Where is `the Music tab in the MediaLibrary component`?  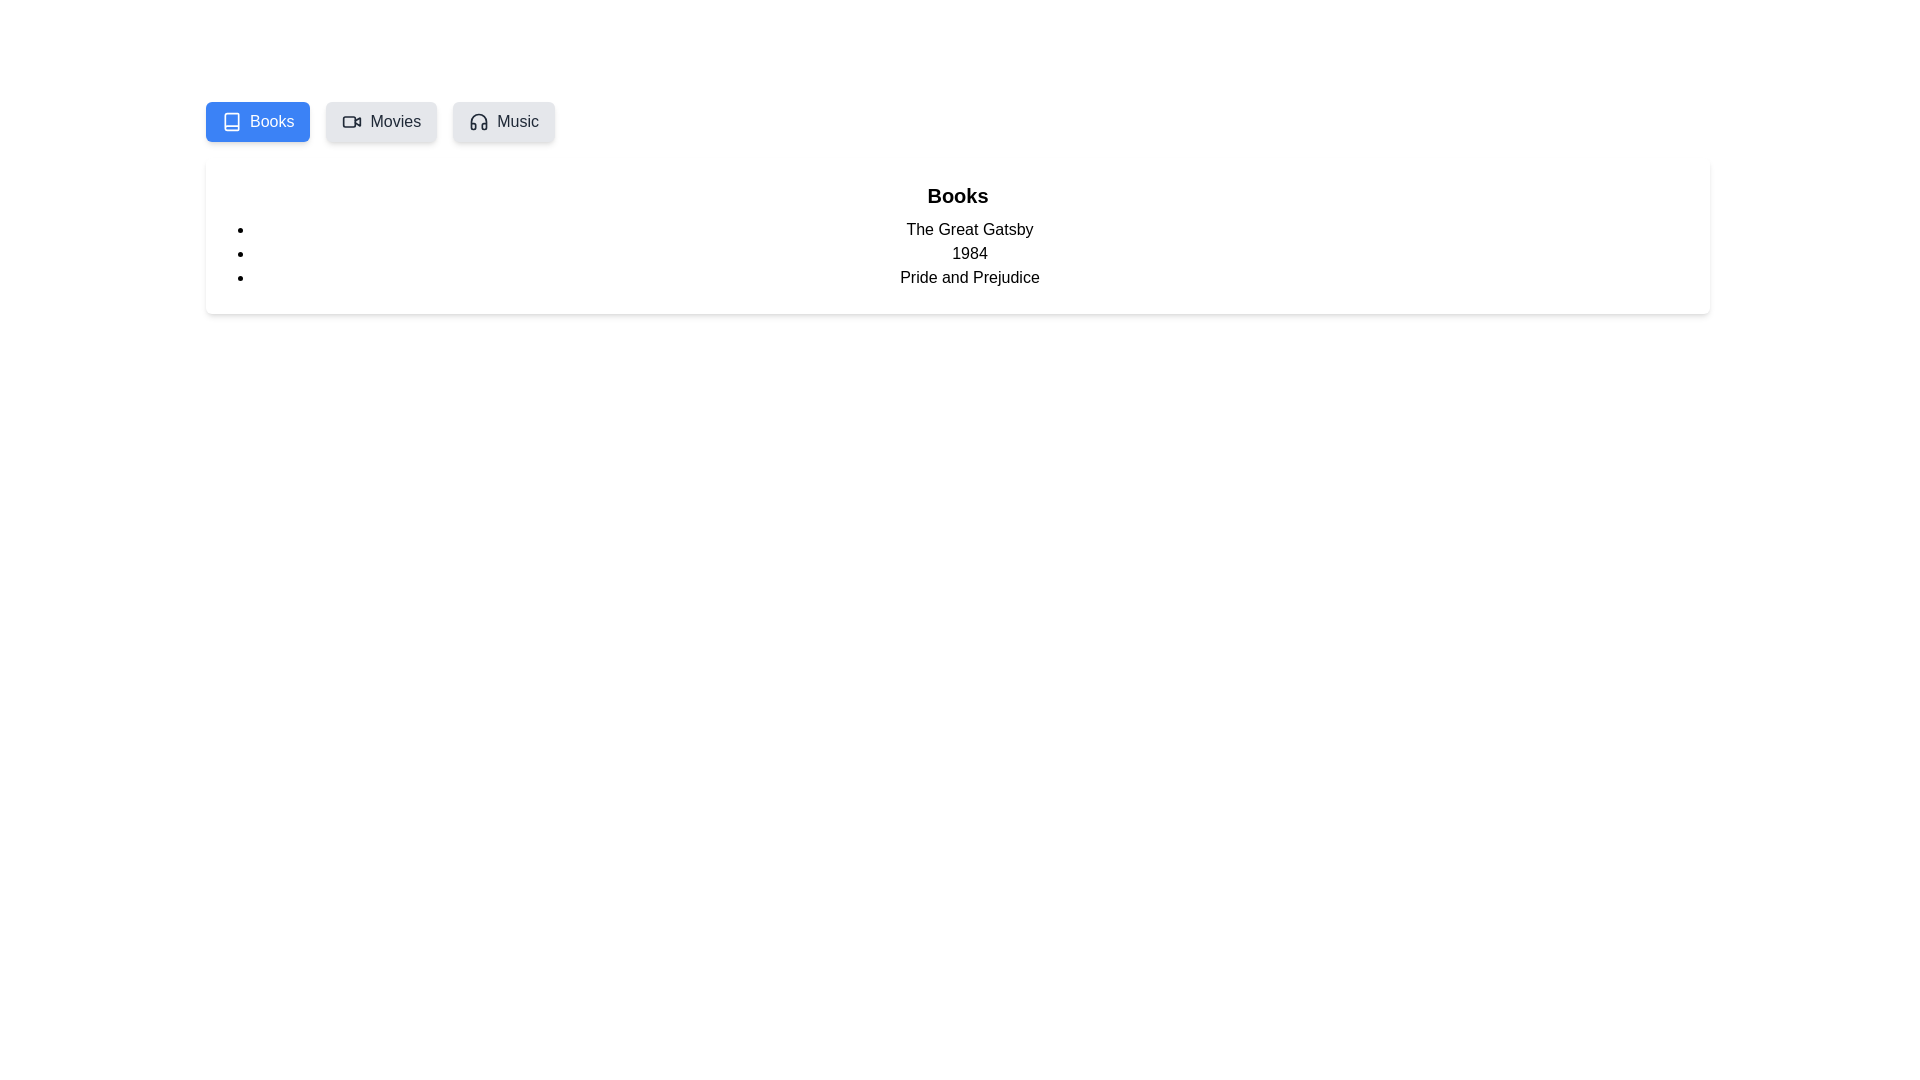
the Music tab in the MediaLibrary component is located at coordinates (504, 122).